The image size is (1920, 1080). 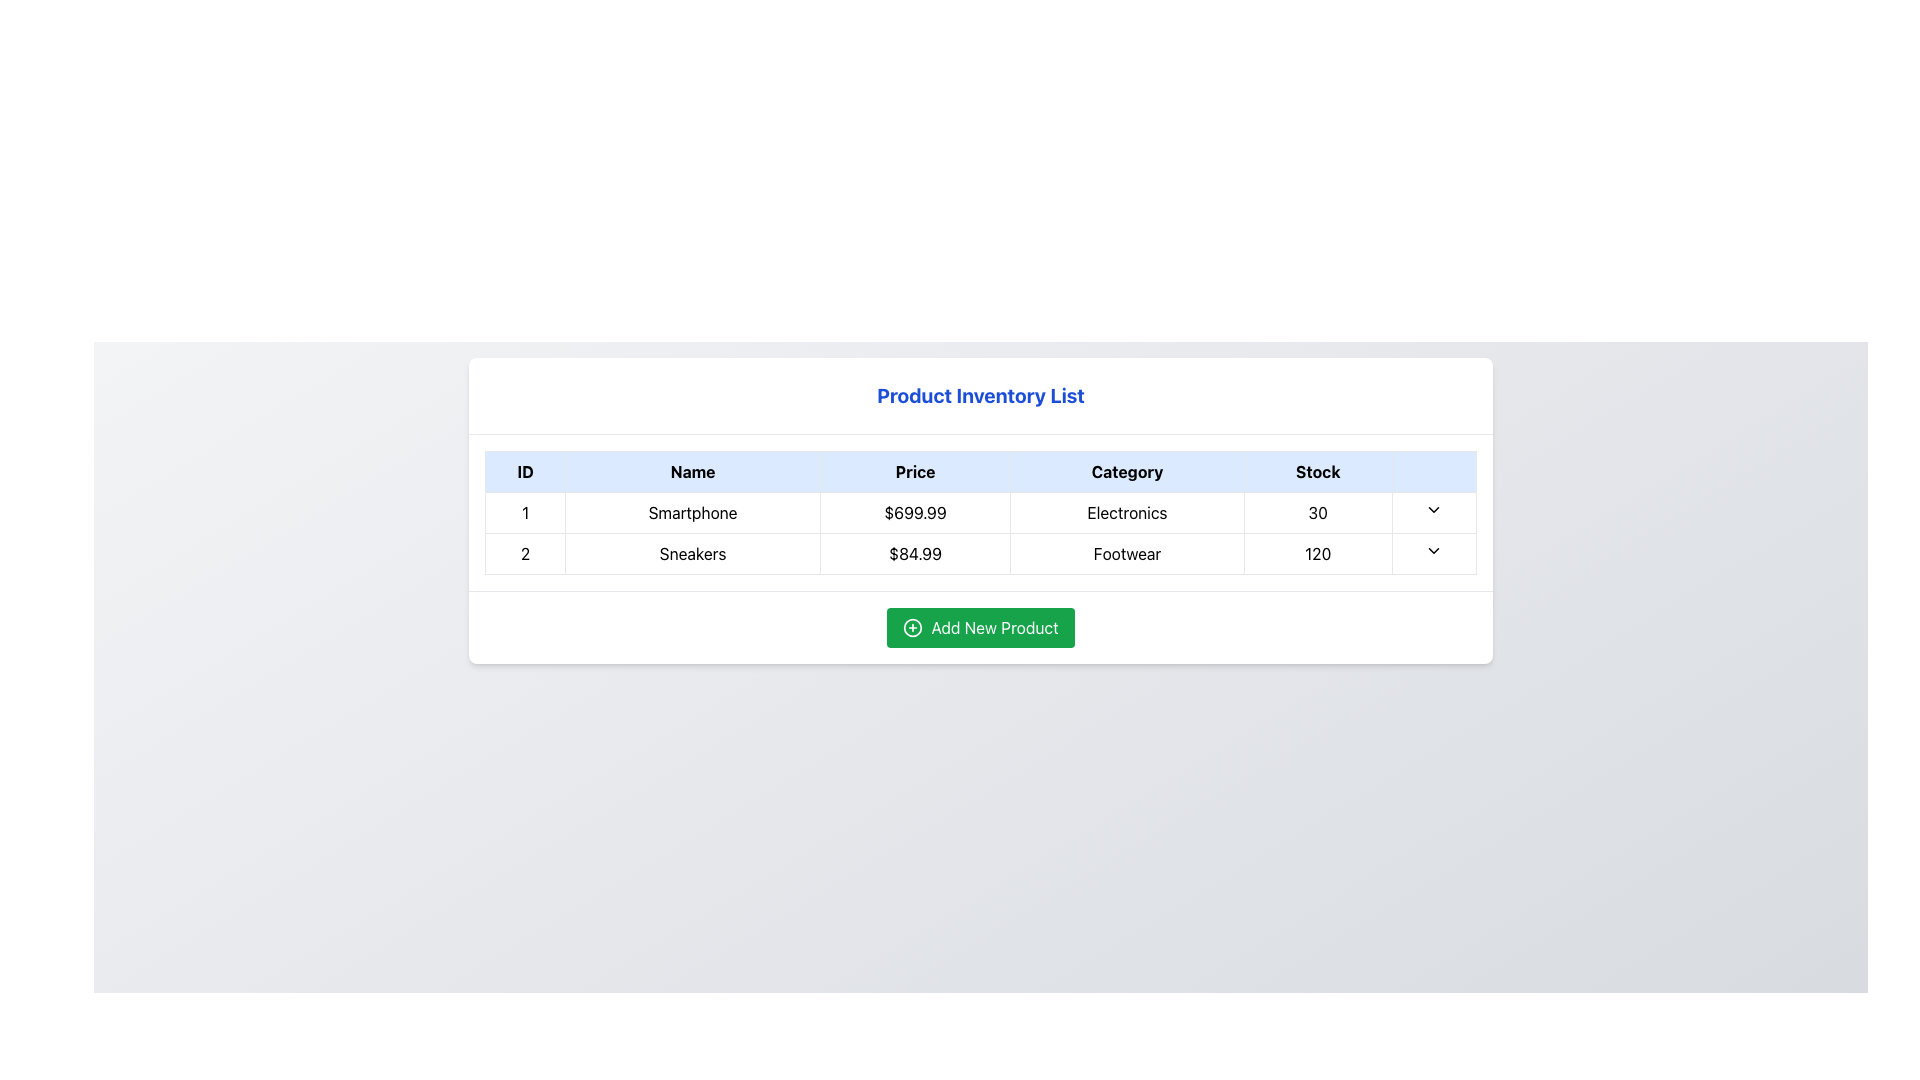 What do you see at coordinates (525, 554) in the screenshot?
I see `the text label displaying '2' in the ID column of the Sneakers product row in the table` at bounding box center [525, 554].